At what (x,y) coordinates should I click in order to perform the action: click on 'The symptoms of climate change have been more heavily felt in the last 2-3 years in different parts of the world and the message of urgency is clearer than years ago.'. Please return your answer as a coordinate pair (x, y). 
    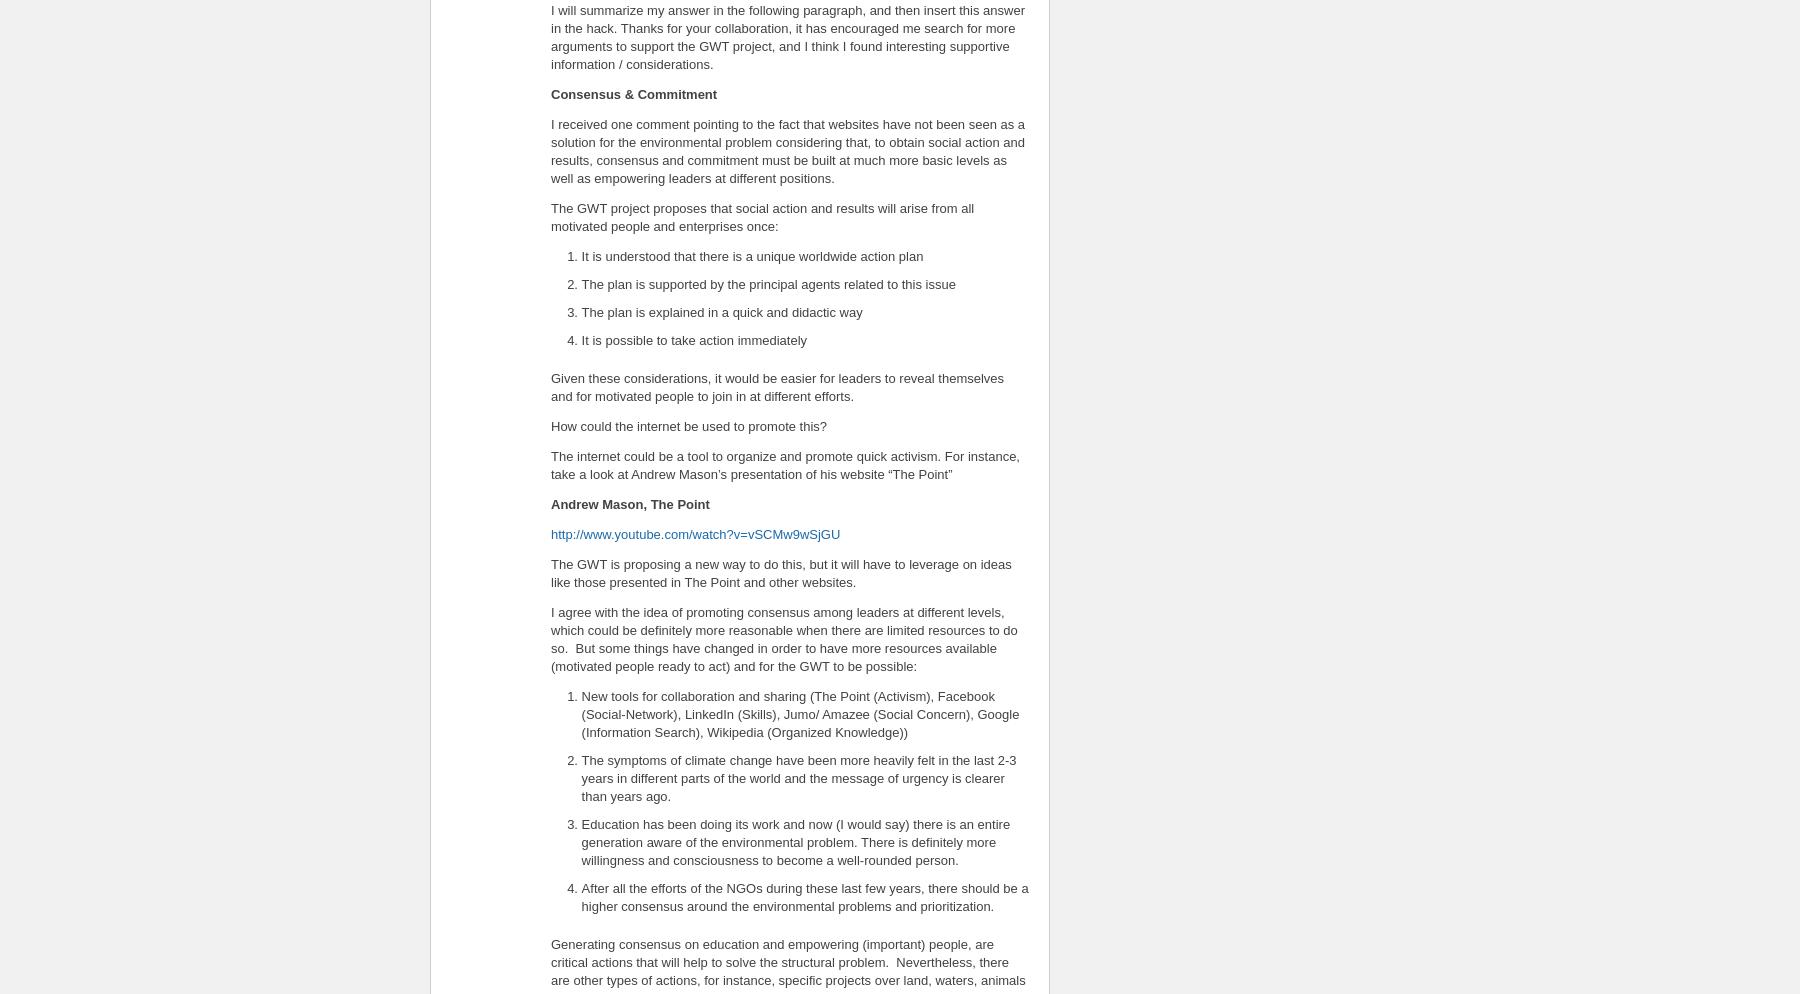
    Looking at the image, I should click on (798, 776).